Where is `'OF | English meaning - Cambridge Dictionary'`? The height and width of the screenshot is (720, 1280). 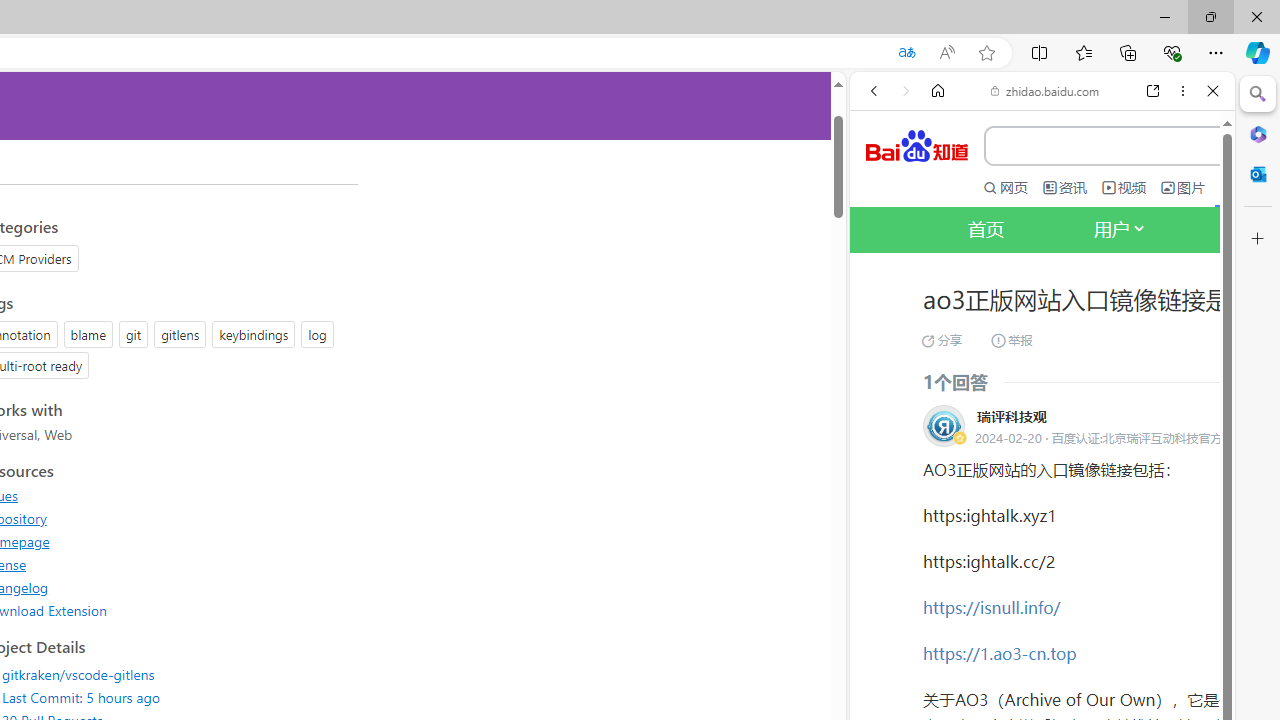
'OF | English meaning - Cambridge Dictionary' is located at coordinates (1034, 418).